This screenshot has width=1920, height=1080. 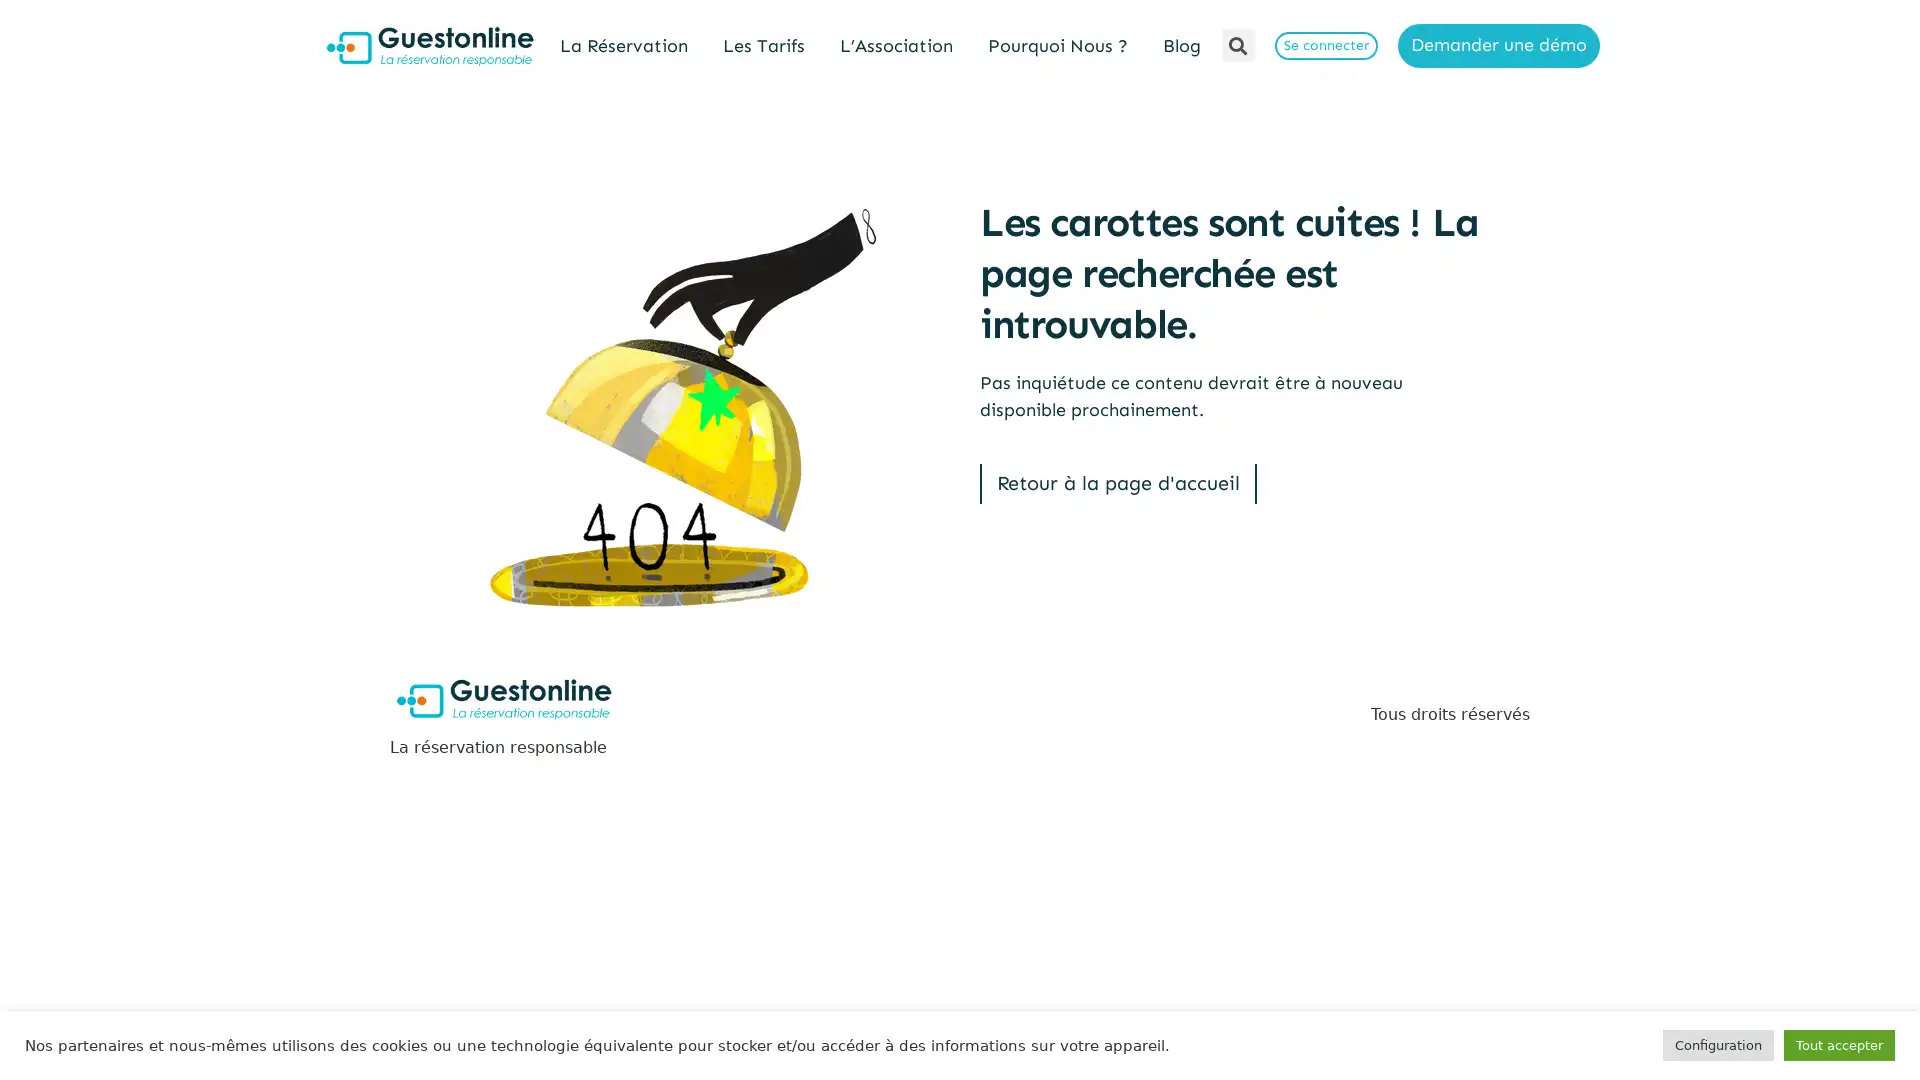 I want to click on Se connecter, so click(x=1325, y=45).